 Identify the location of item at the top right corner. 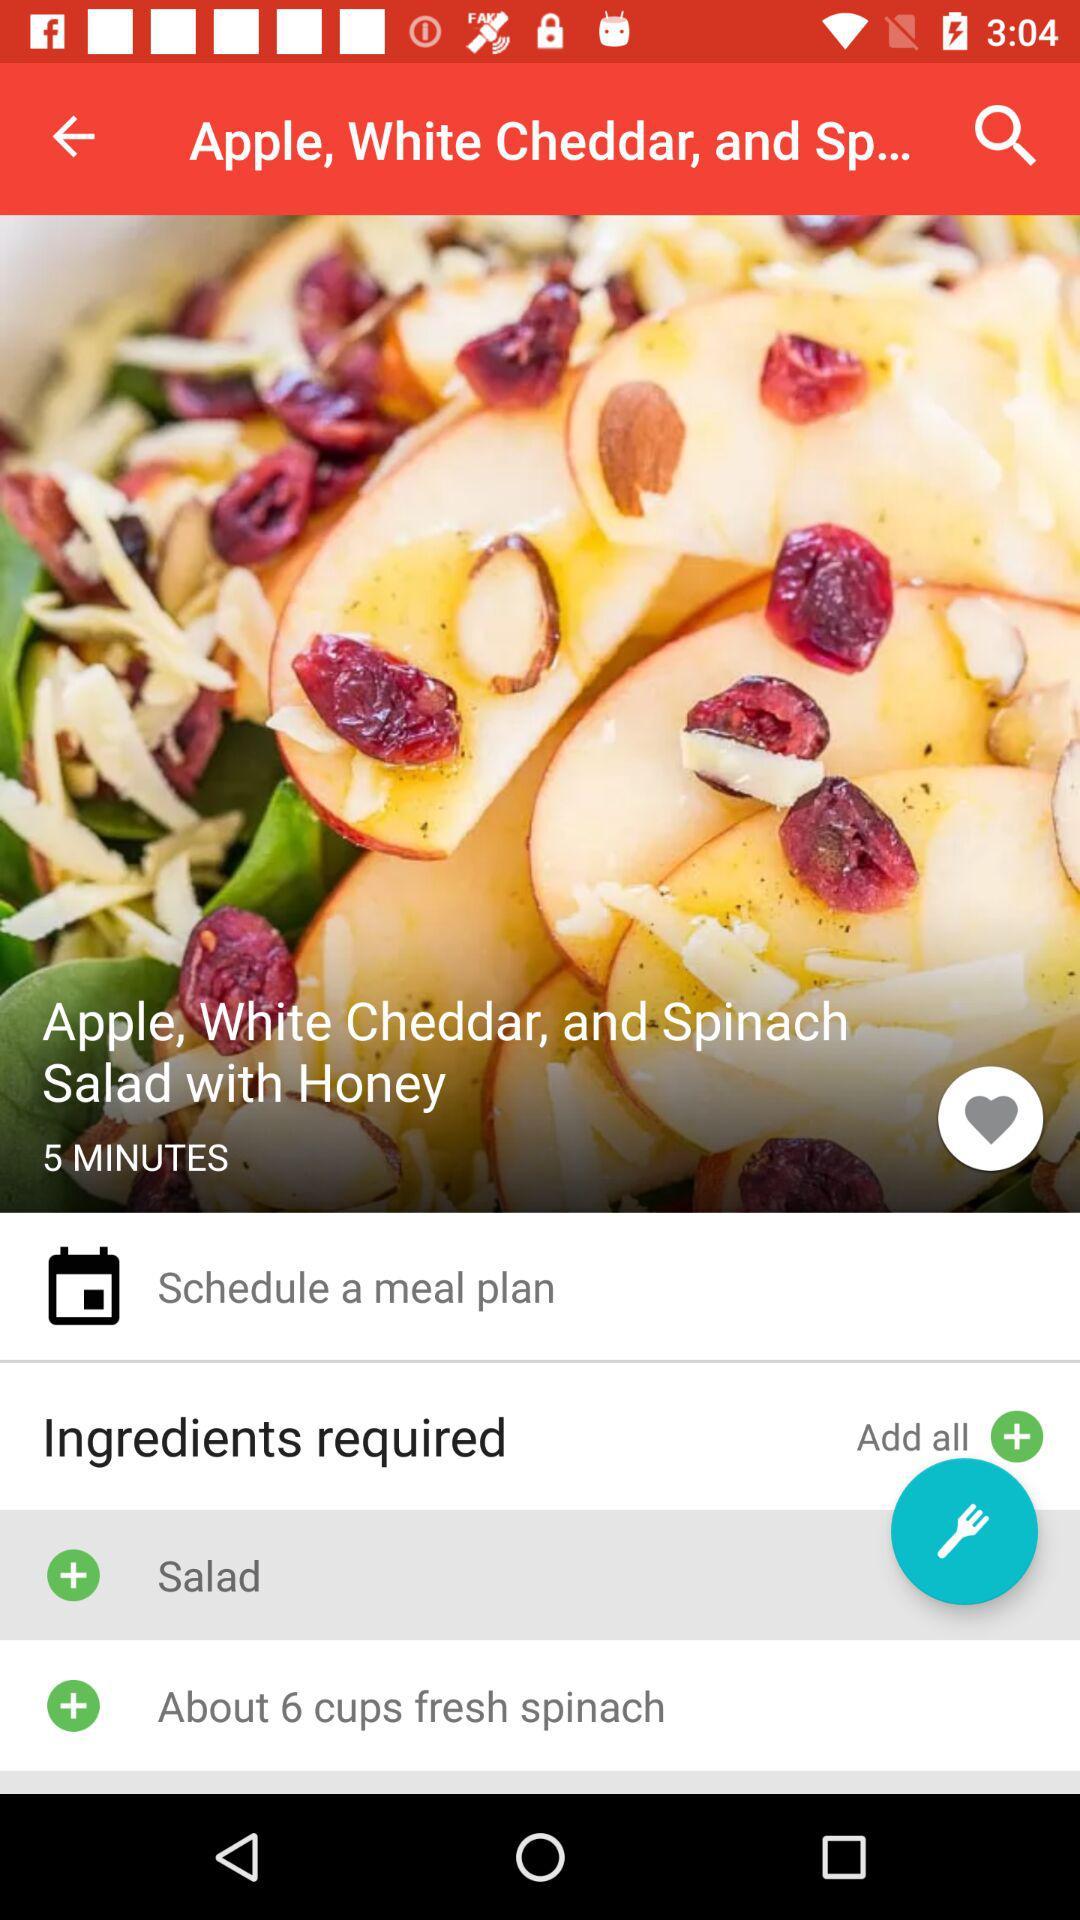
(1006, 135).